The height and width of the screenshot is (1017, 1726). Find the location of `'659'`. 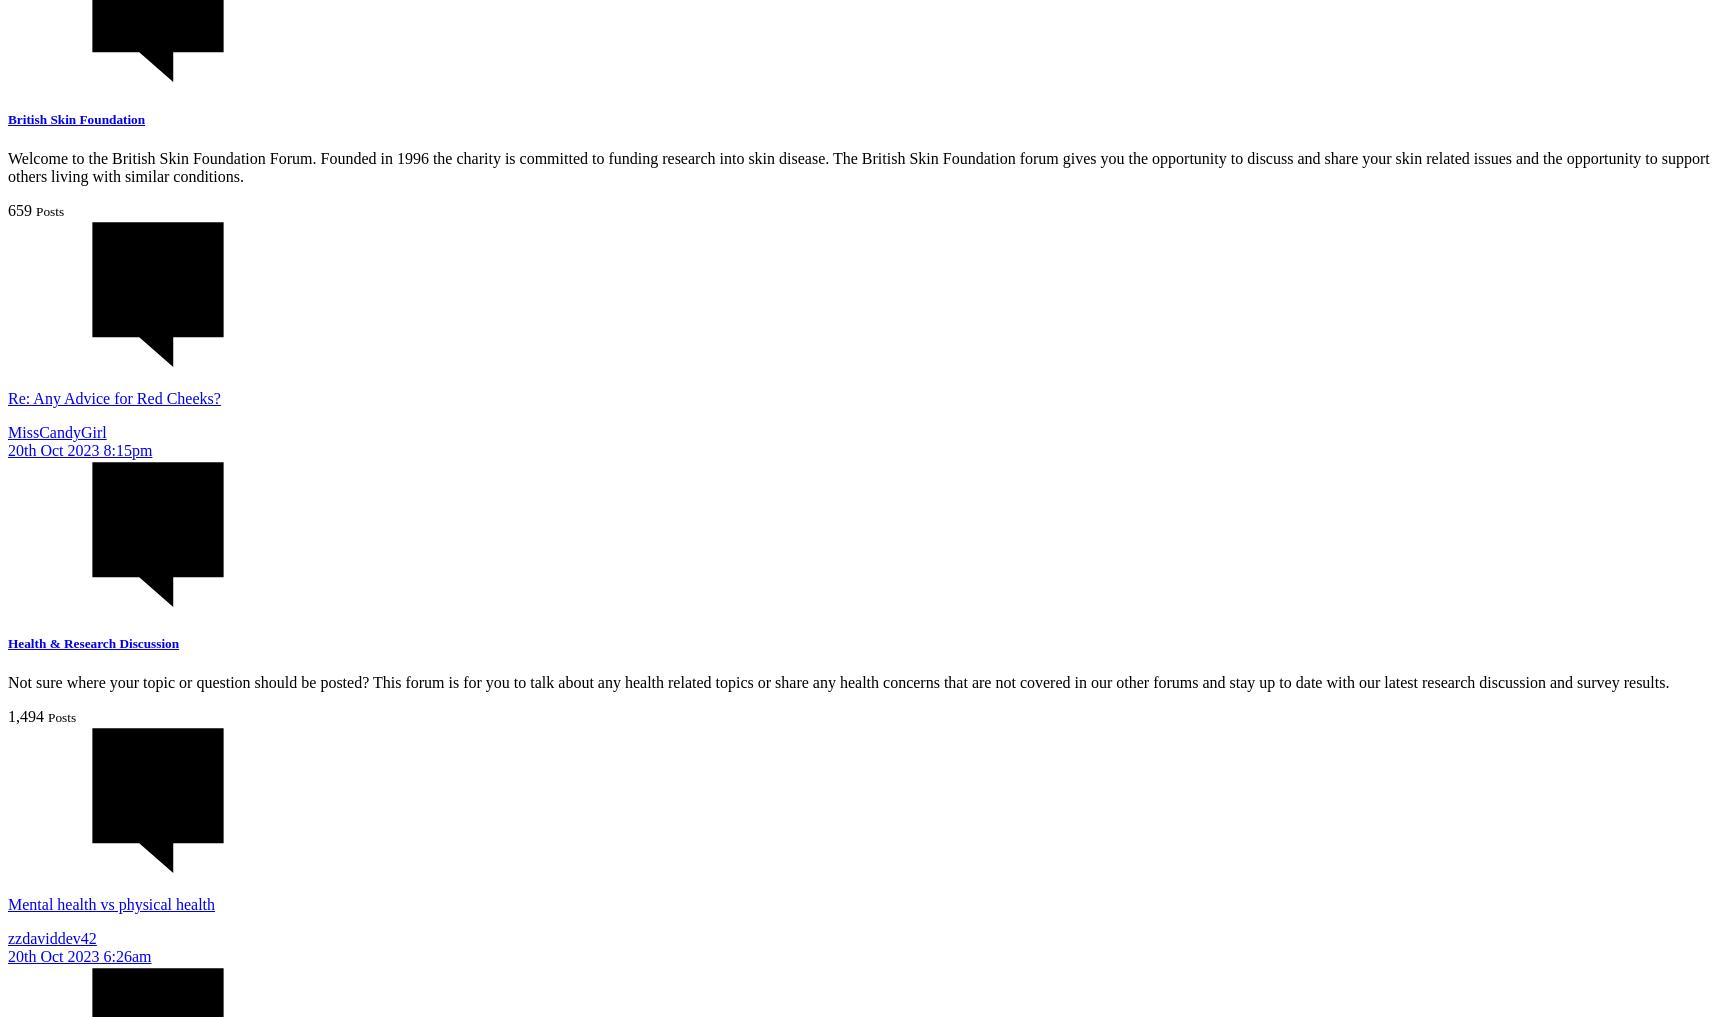

'659' is located at coordinates (20, 209).